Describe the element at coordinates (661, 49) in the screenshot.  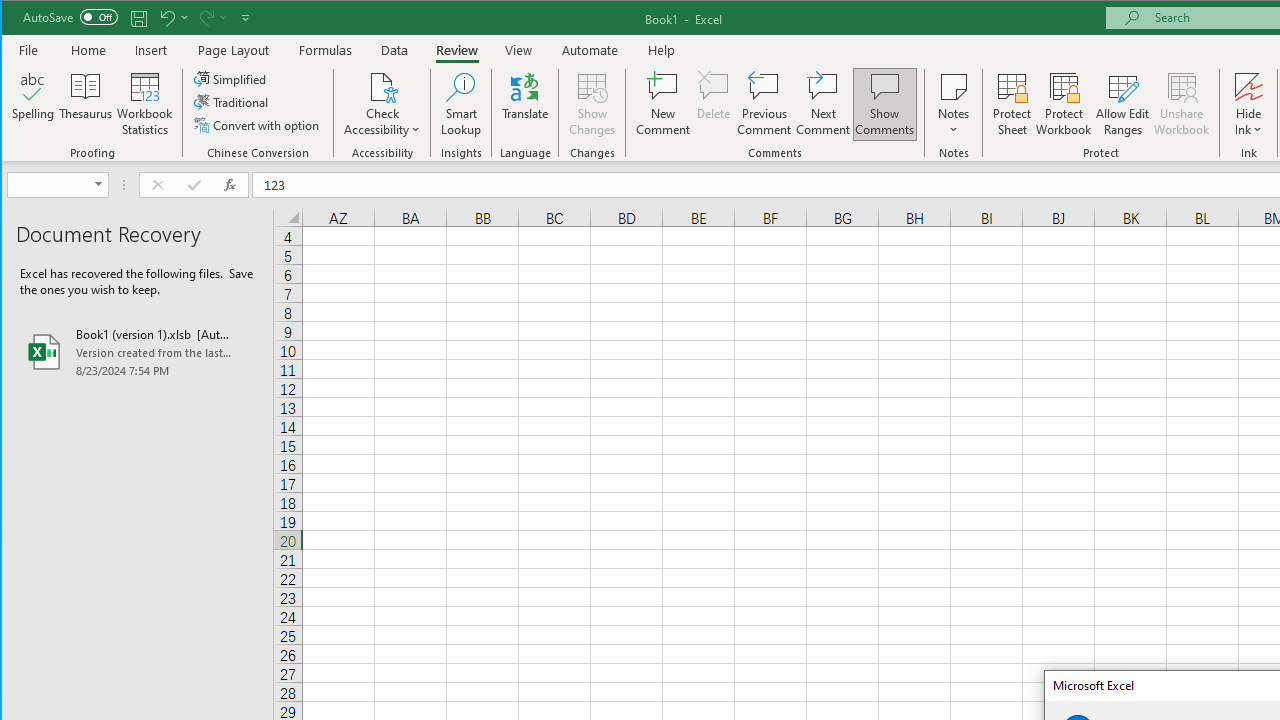
I see `'Help'` at that location.